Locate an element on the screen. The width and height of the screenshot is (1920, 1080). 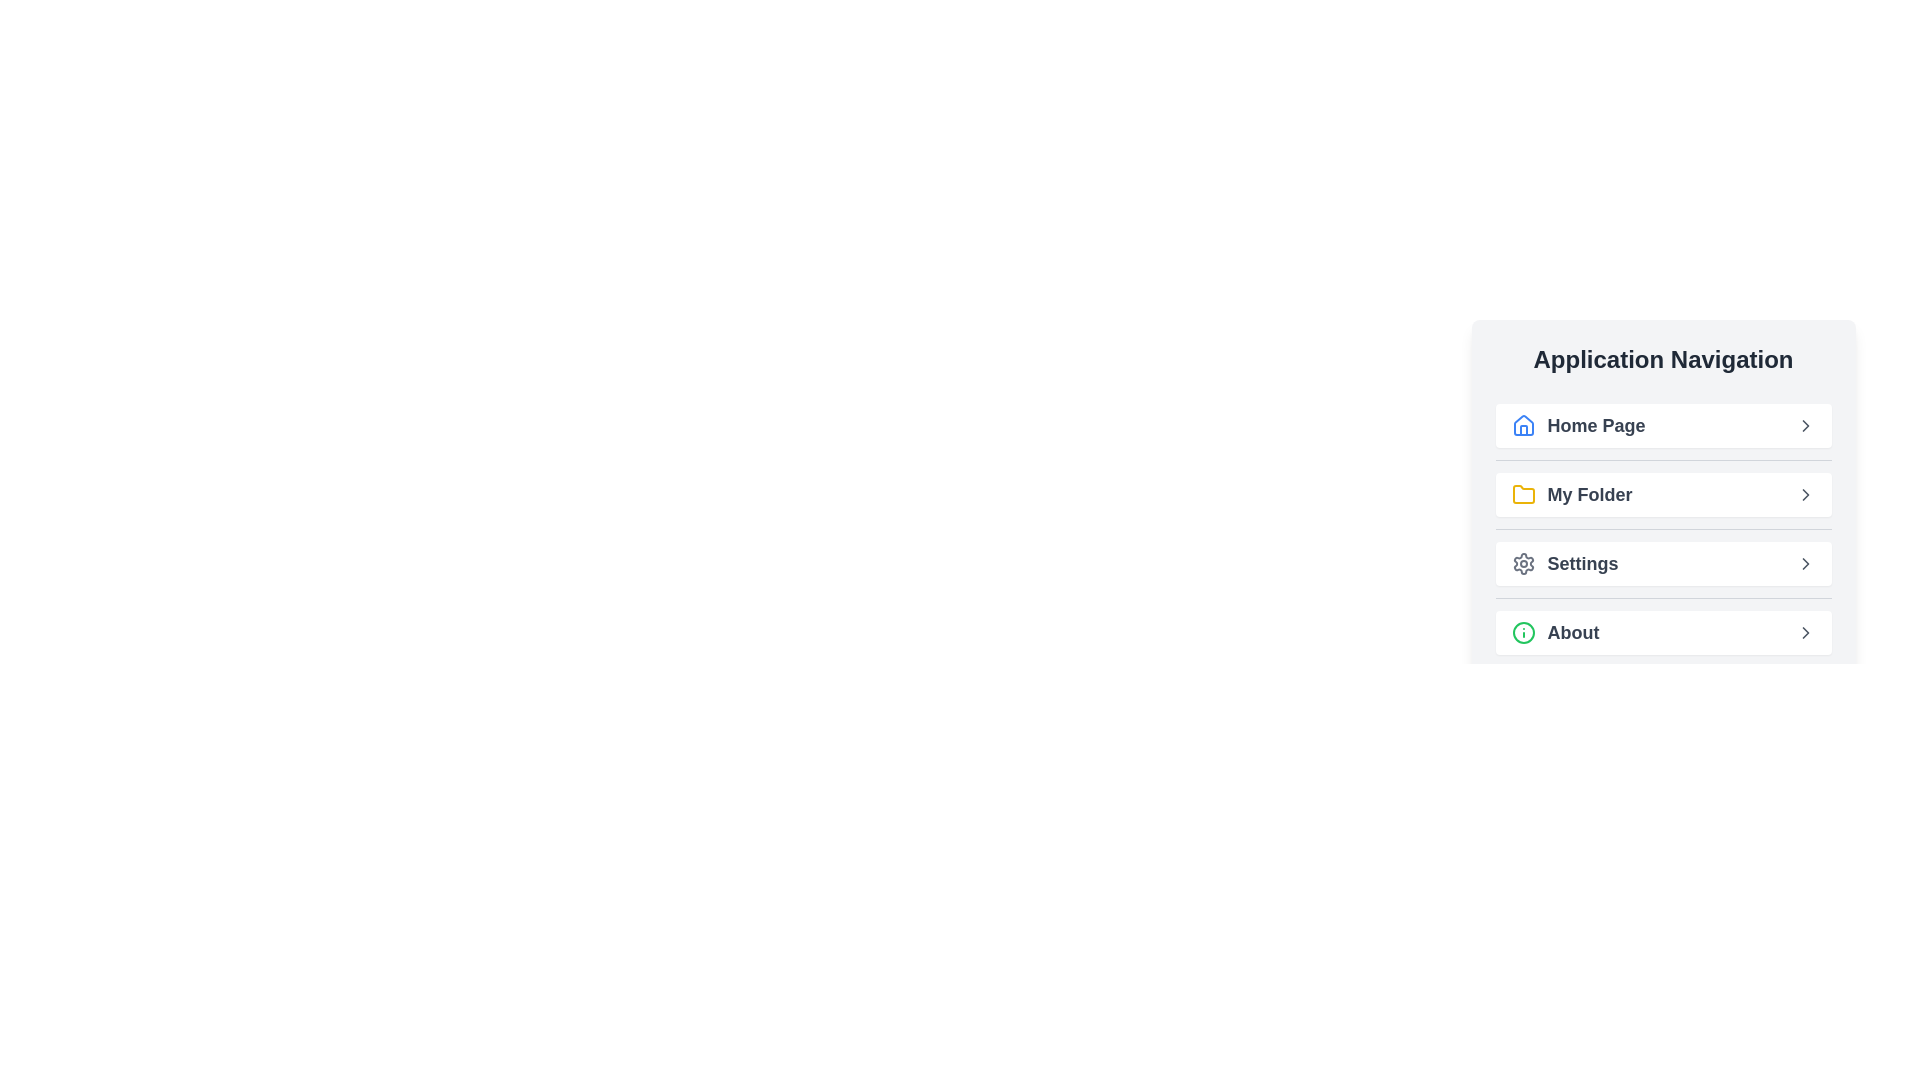
the 'My Folder' button located in the Application Navigation menu, which is the second item below 'Home Page' and above 'Settings' is located at coordinates (1663, 504).